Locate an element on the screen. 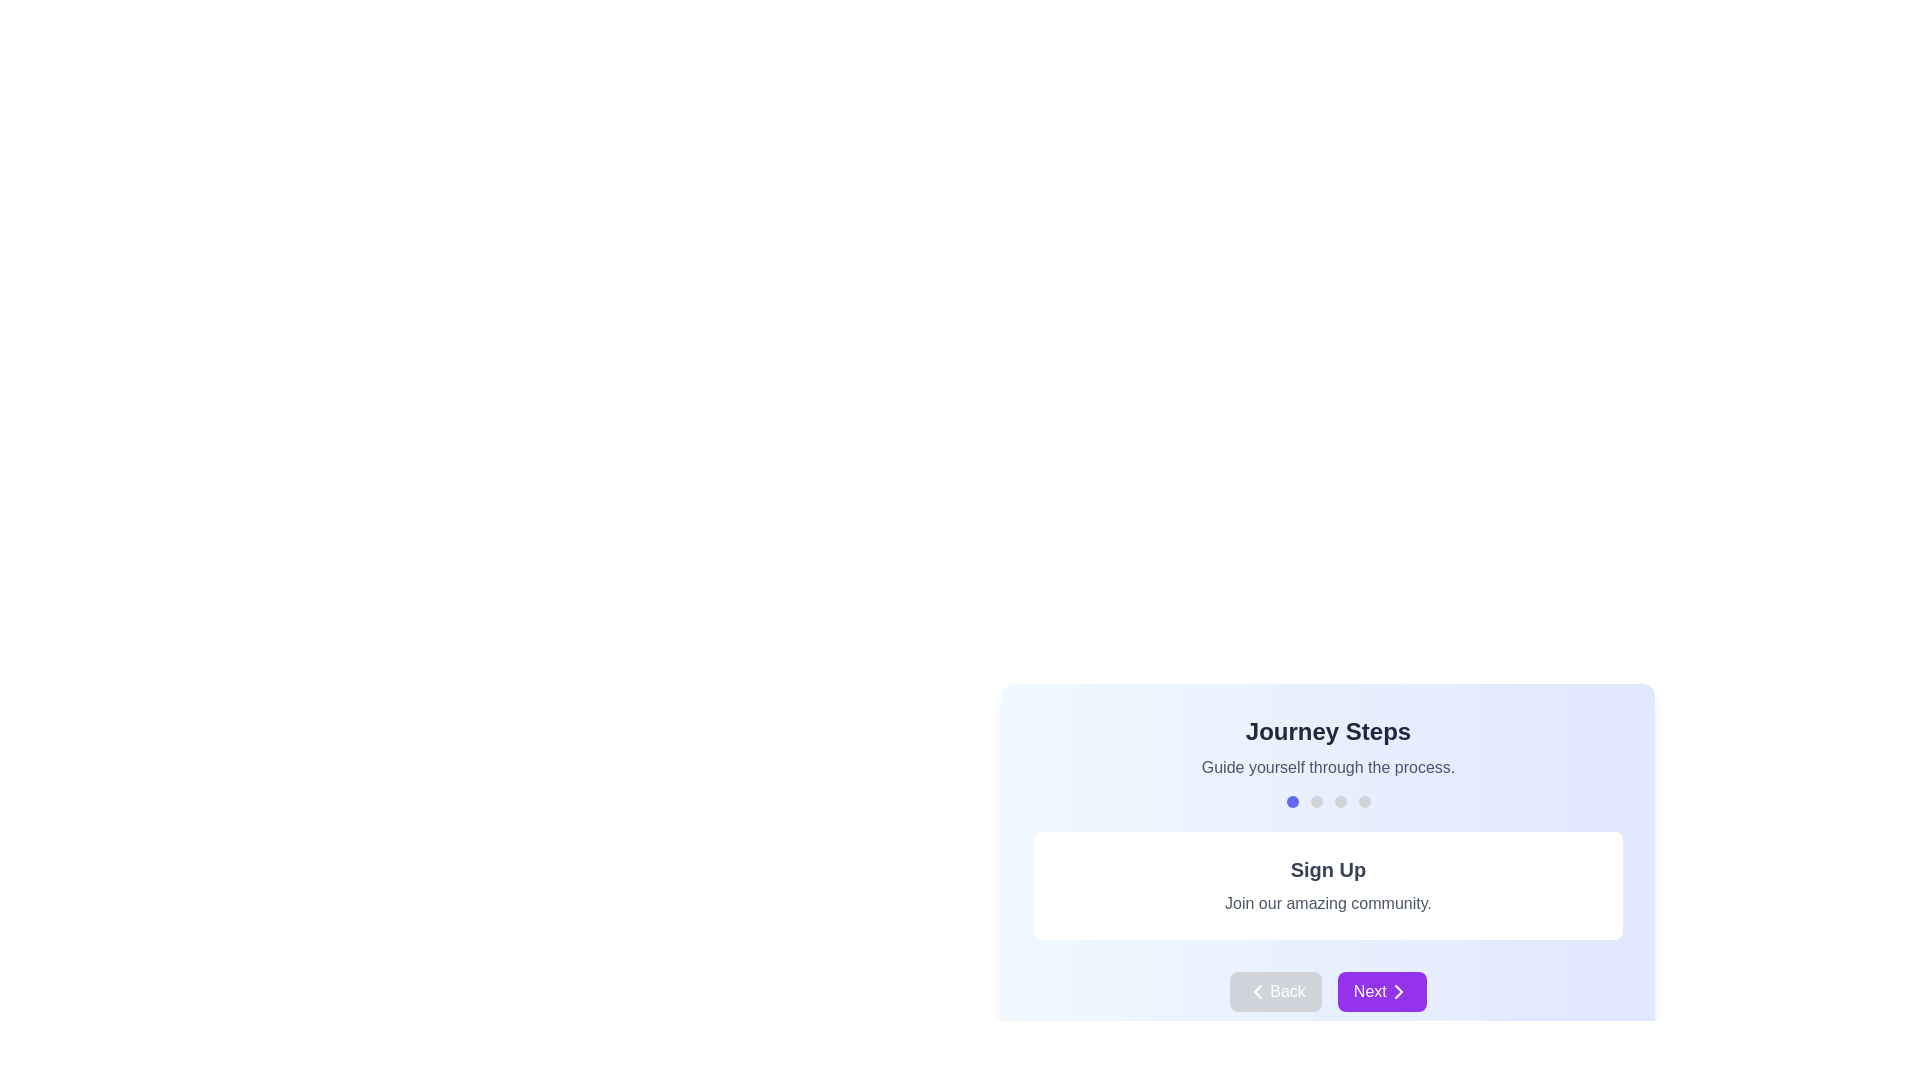 The width and height of the screenshot is (1920, 1080). the fourth and last circular progress step indicator in the multi-step progress flow, which is currently inactive and positioned at the rightmost end of the progress indicators is located at coordinates (1363, 801).